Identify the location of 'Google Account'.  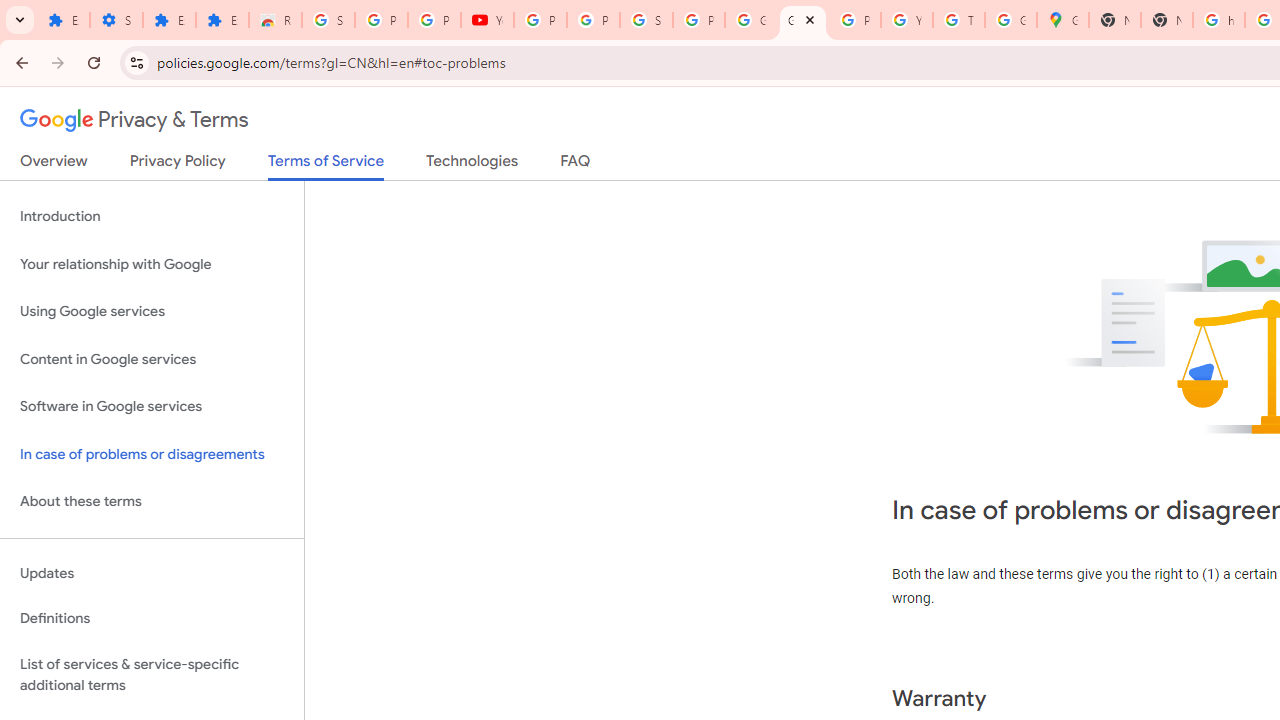
(749, 20).